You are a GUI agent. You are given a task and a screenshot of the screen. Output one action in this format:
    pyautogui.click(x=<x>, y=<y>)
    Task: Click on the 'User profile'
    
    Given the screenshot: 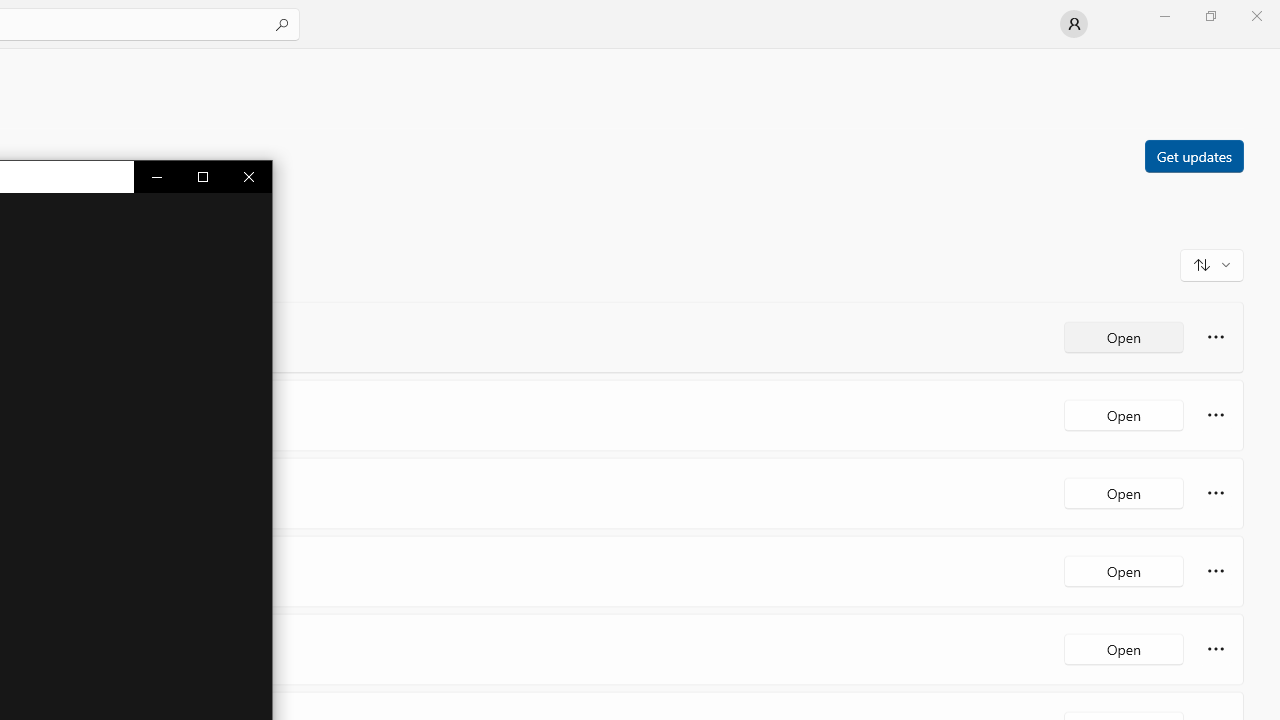 What is the action you would take?
    pyautogui.click(x=1072, y=24)
    